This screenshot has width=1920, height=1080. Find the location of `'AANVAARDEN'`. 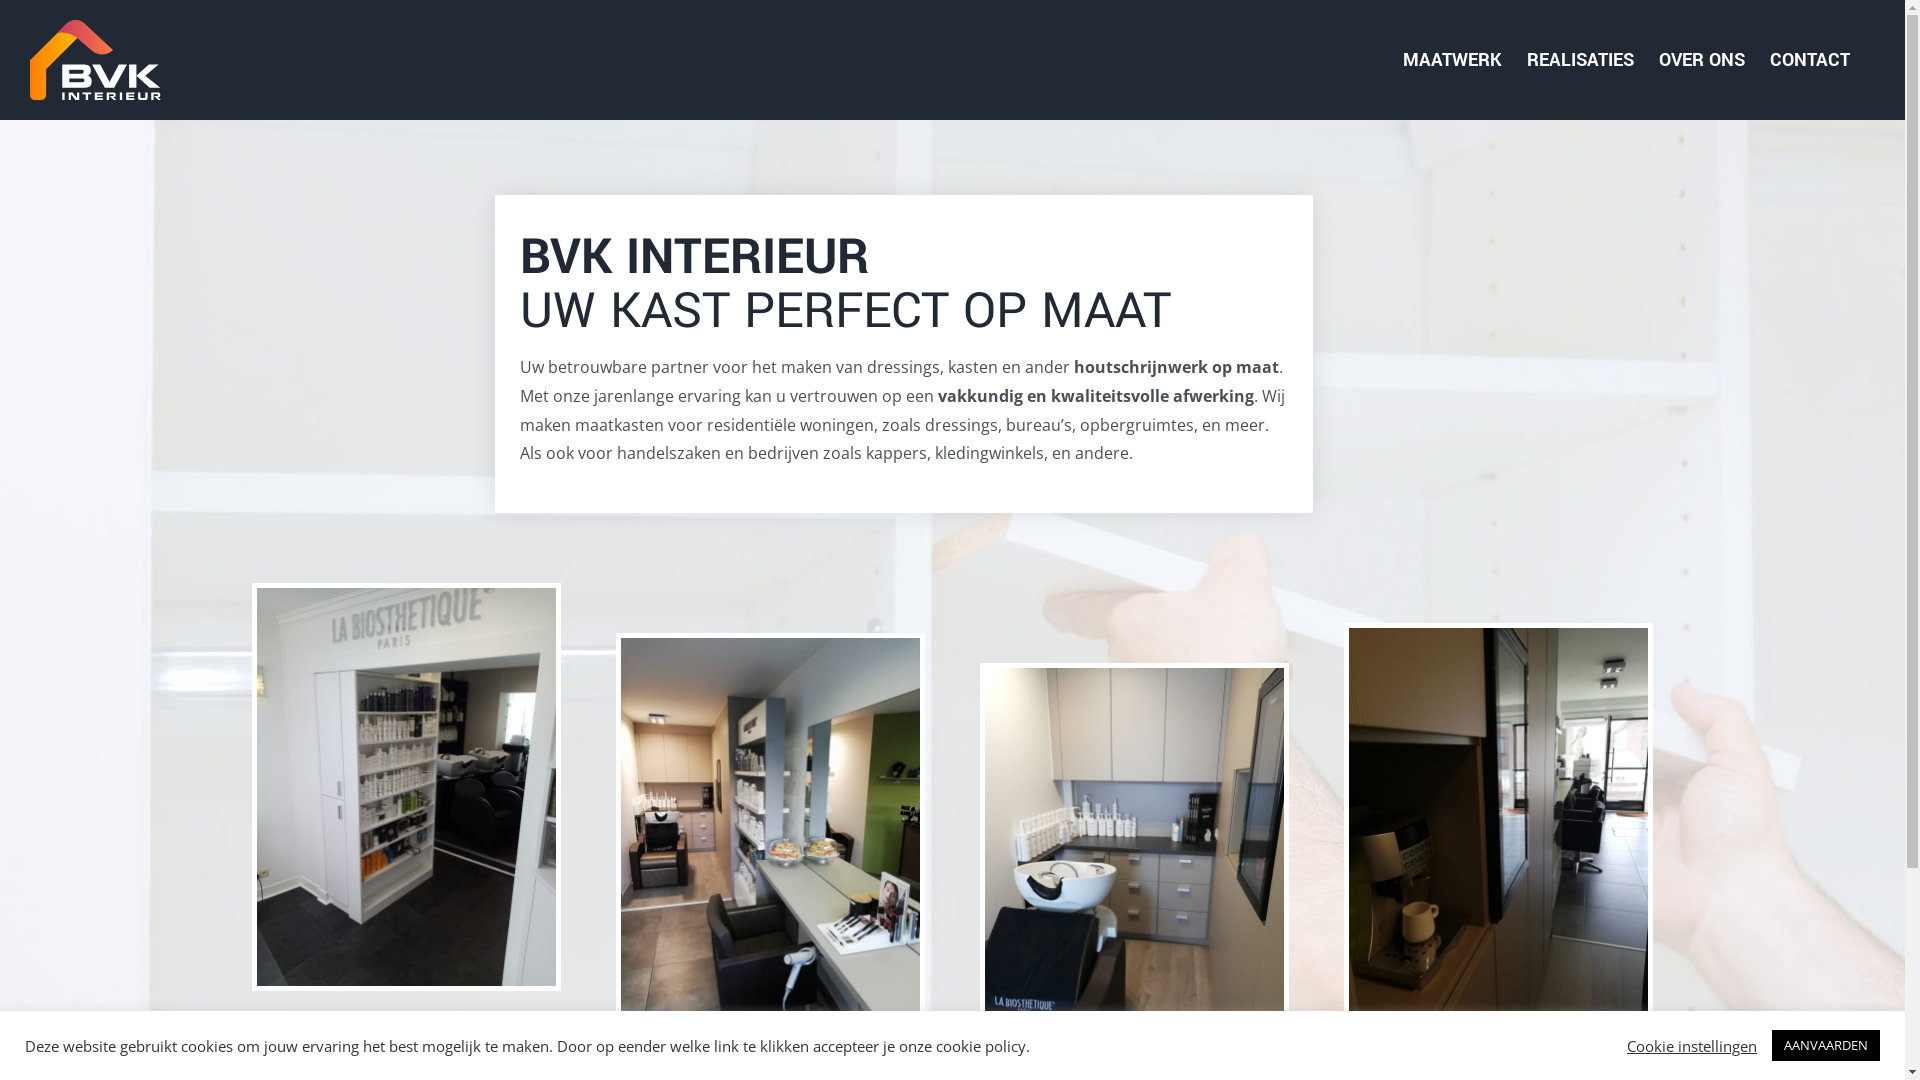

'AANVAARDEN' is located at coordinates (1825, 1044).